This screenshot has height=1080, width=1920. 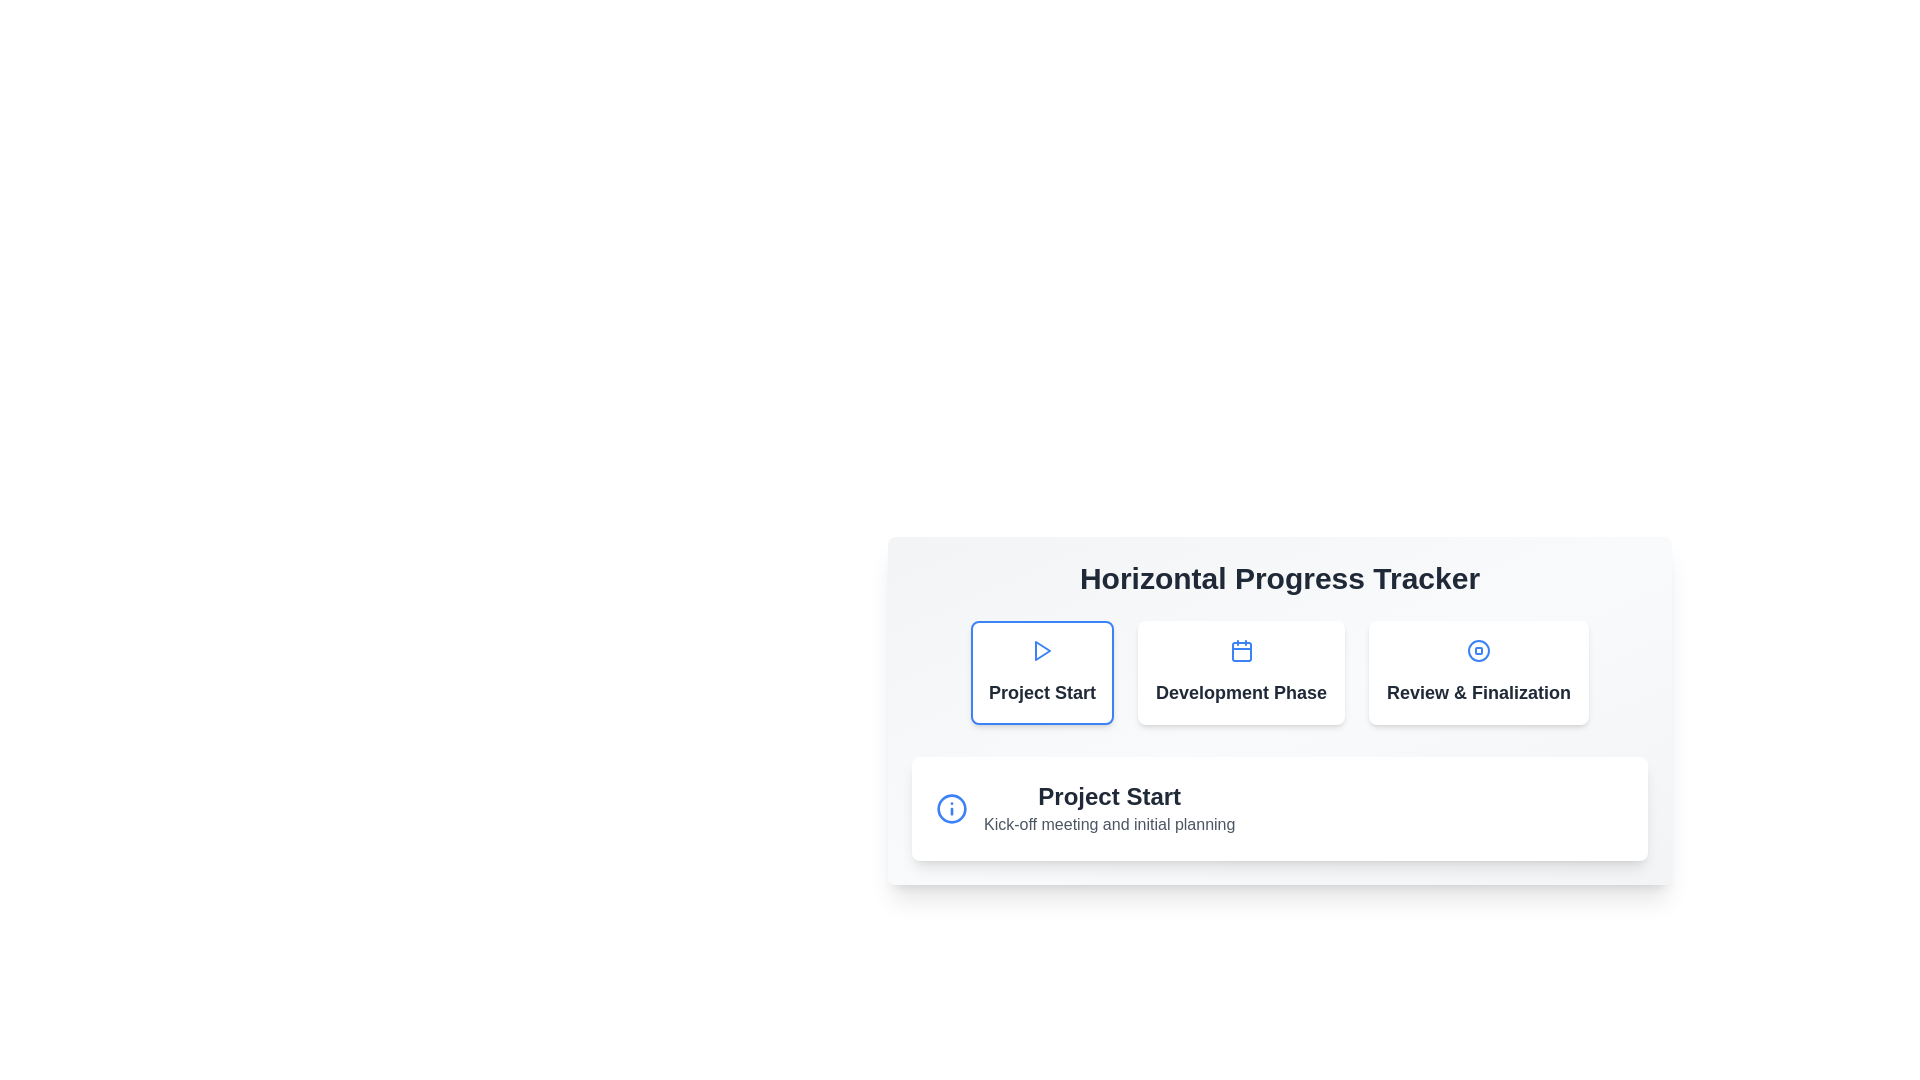 I want to click on the 'Project Start' text label to focus on the associated card within the UI component, so click(x=1041, y=692).